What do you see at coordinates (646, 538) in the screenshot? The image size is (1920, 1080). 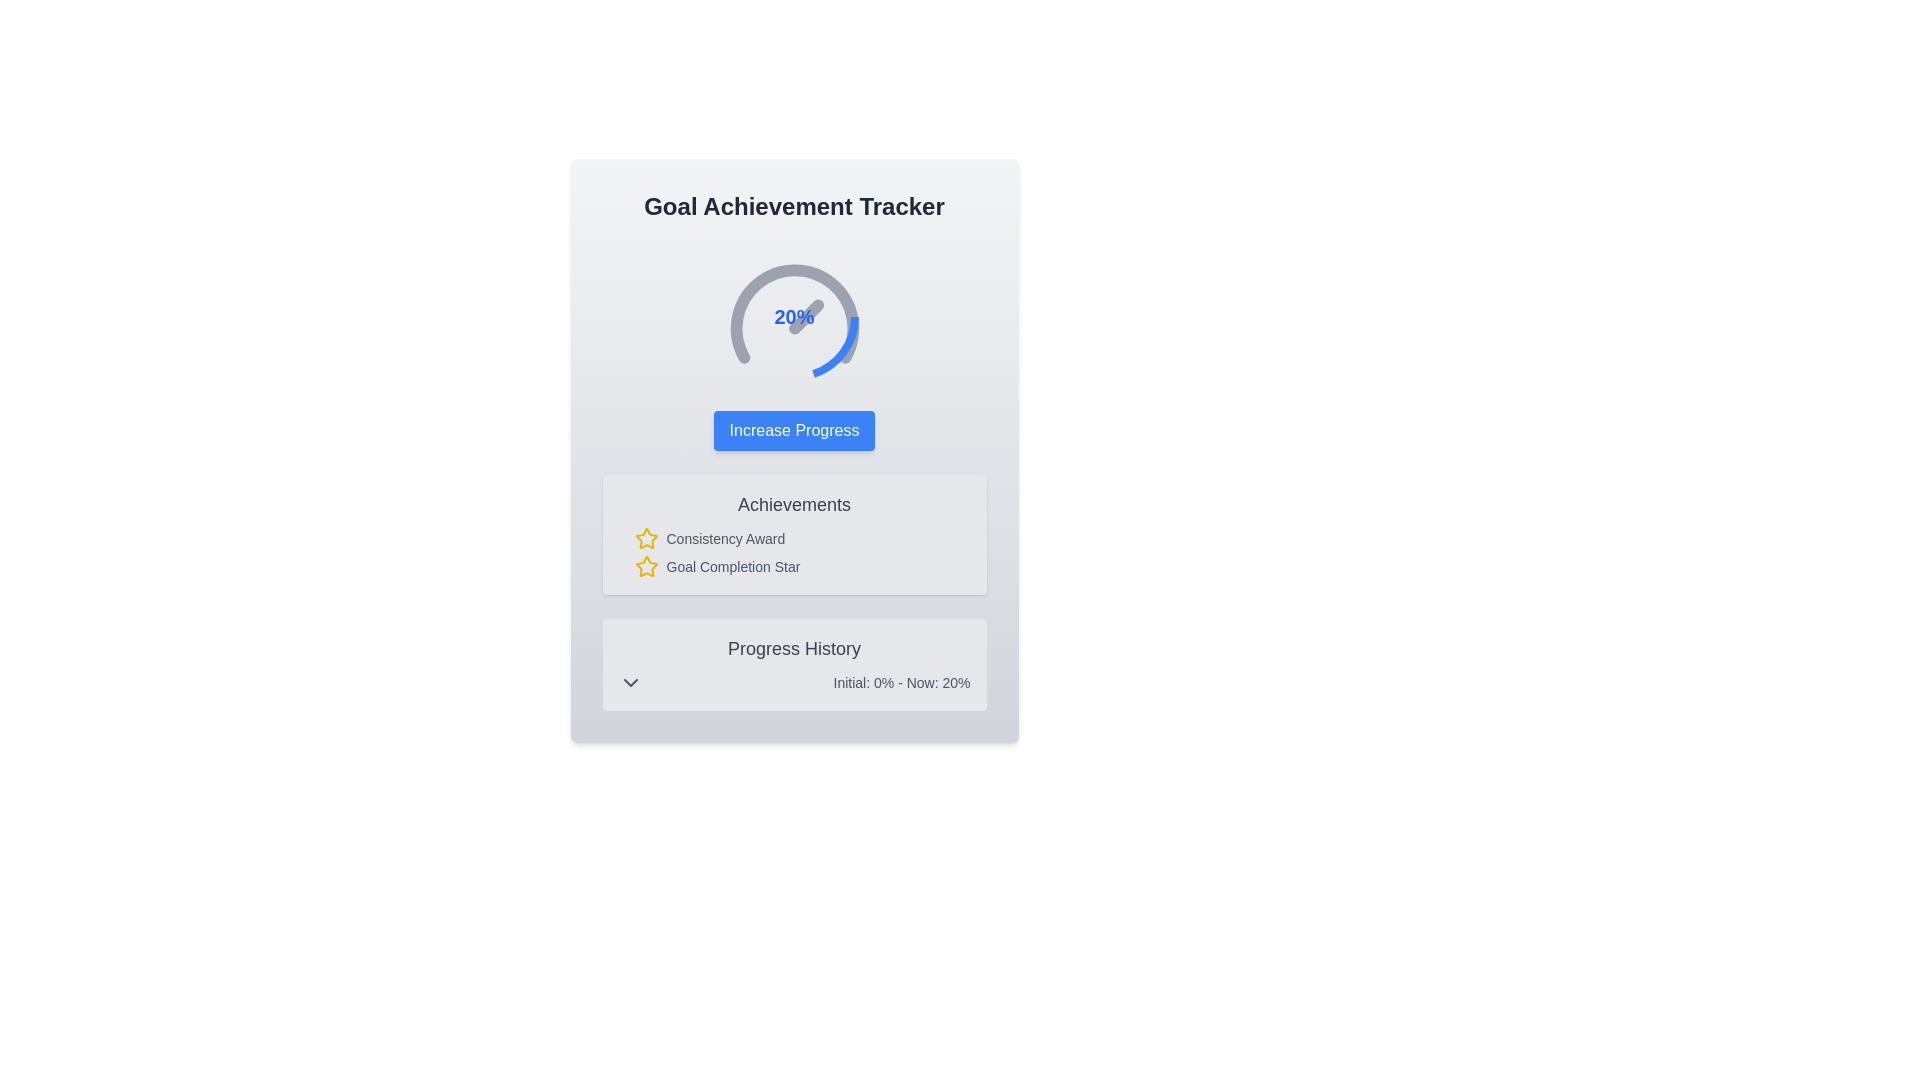 I see `the decorative icon that serves as a marker for the 'Consistency Award' text, located to the left of the text and vertically centered within the text block` at bounding box center [646, 538].